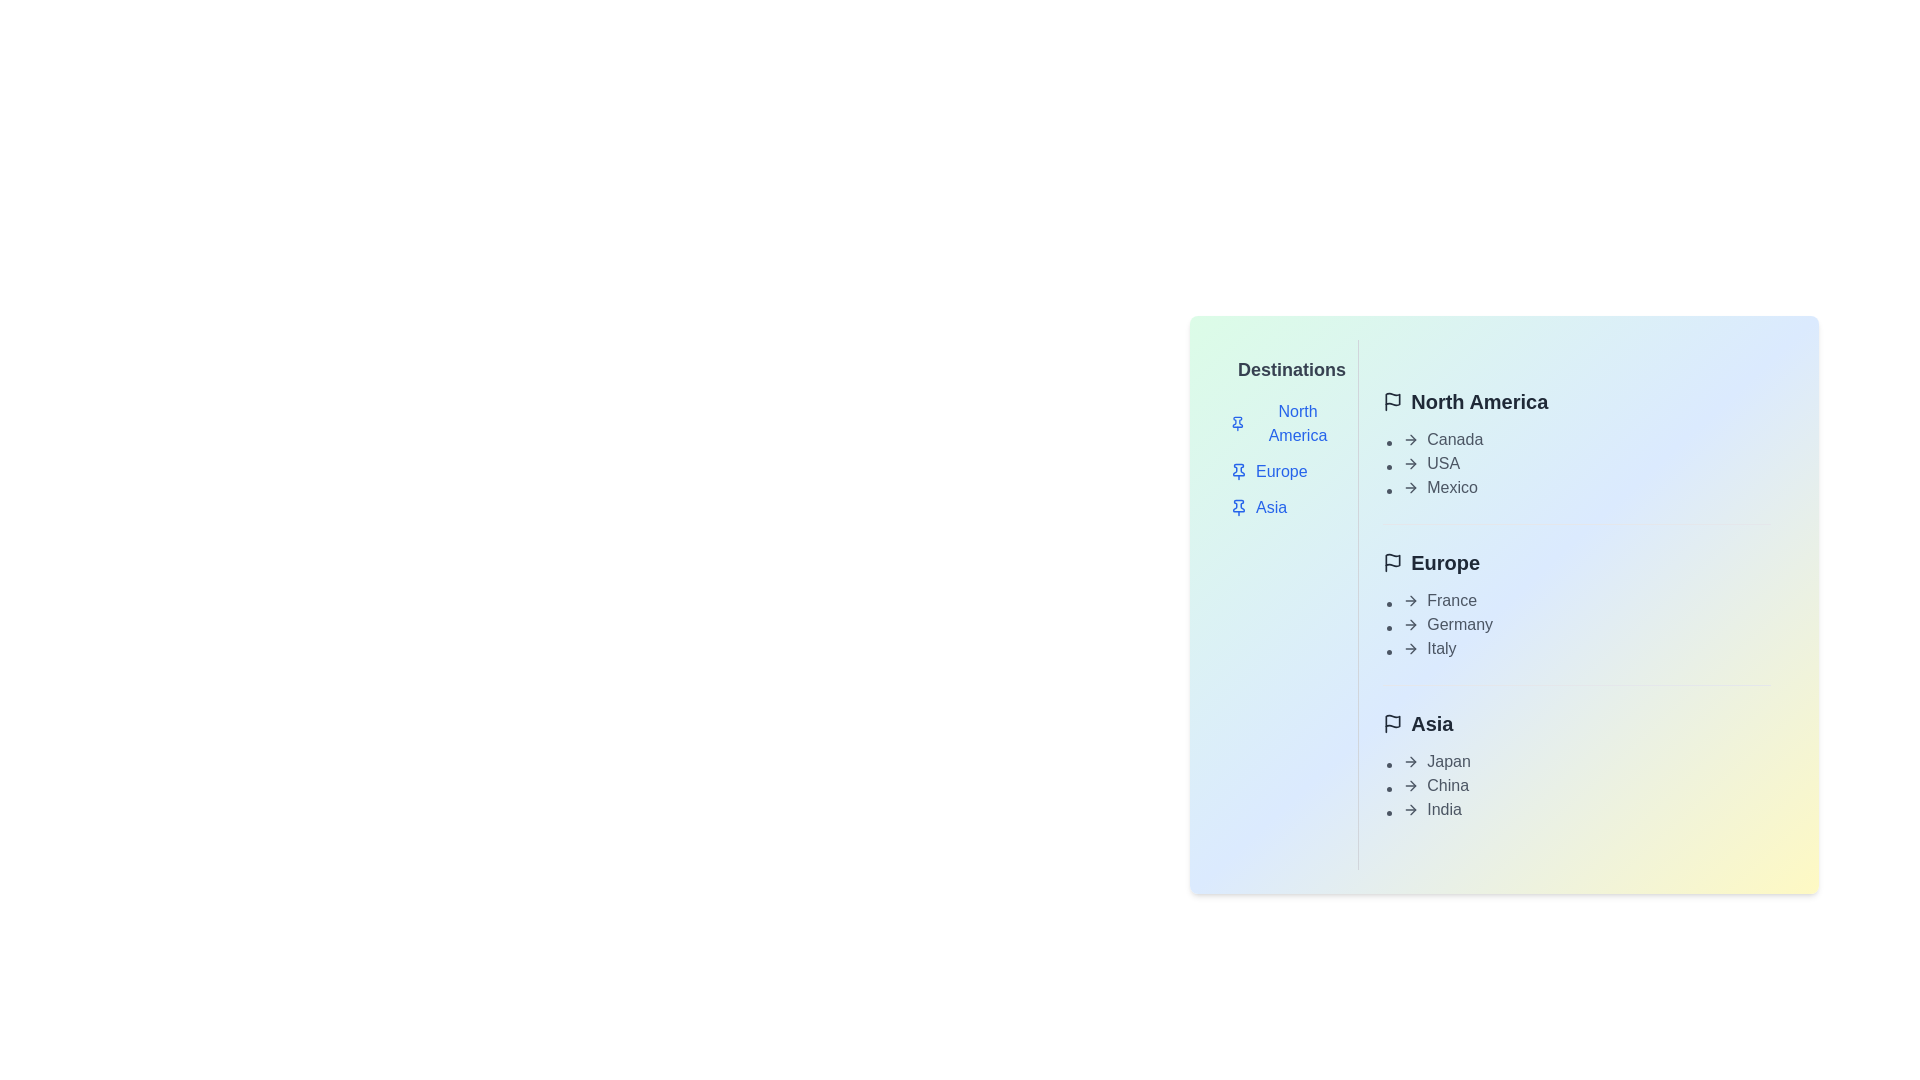  Describe the element at coordinates (1392, 724) in the screenshot. I see `the icon representing the region 'Asia', located immediately to the left of the text 'Asia'` at that location.